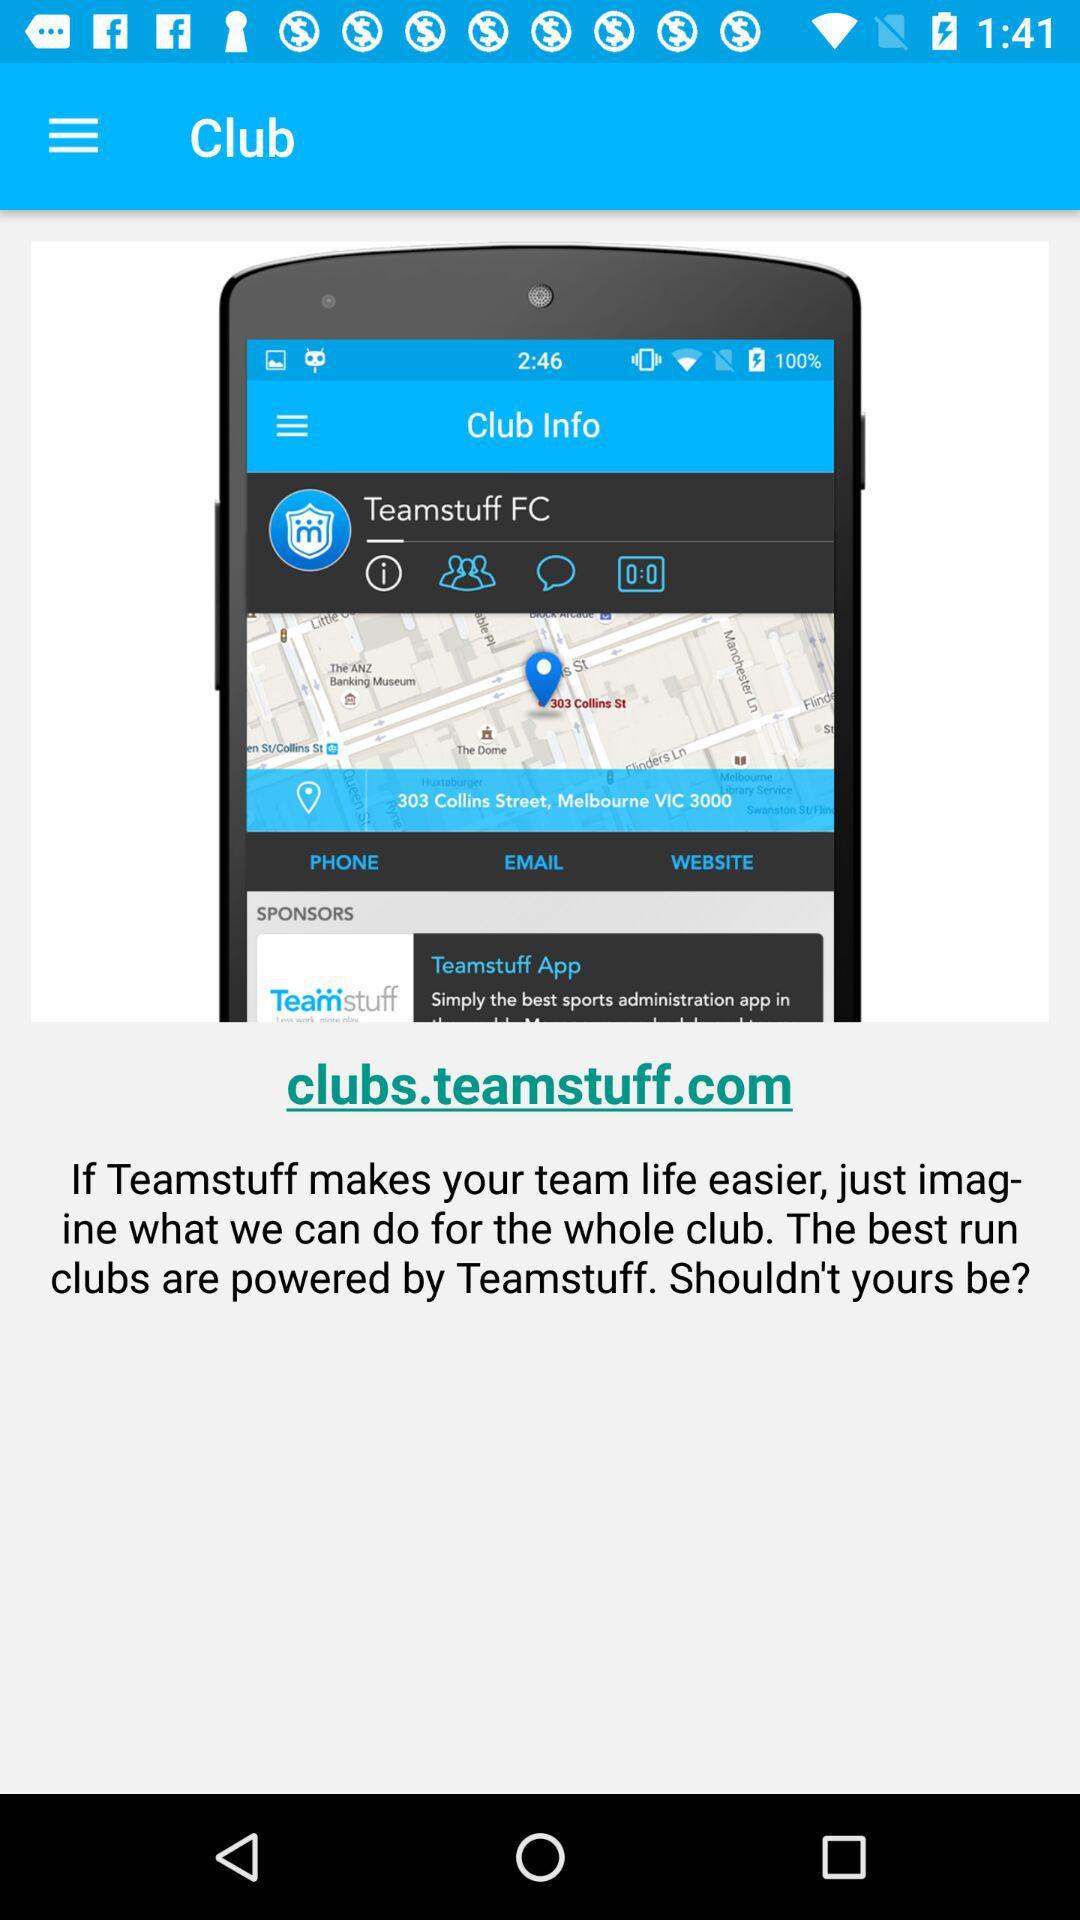  I want to click on item to the left of the club, so click(72, 135).